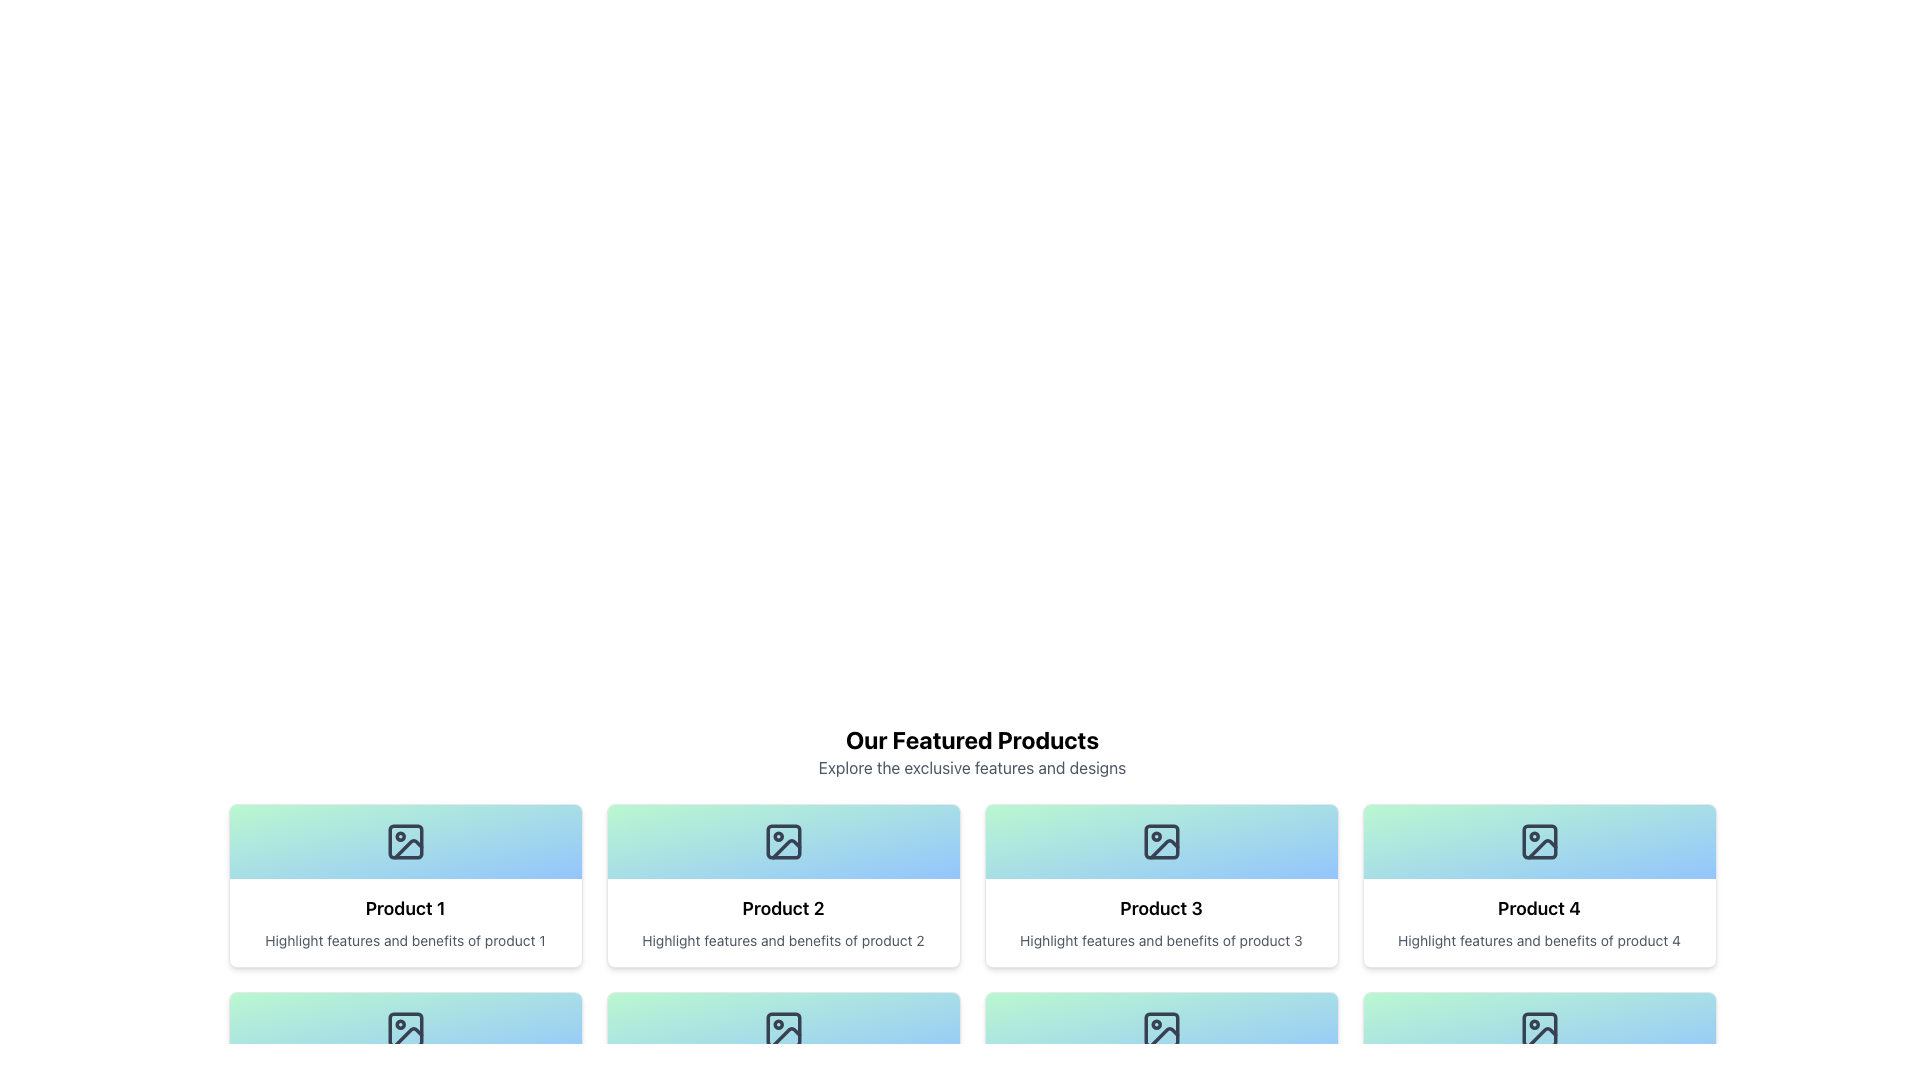 The width and height of the screenshot is (1920, 1080). What do you see at coordinates (782, 1029) in the screenshot?
I see `the transparent rectangle with rounded corners located inside the image icon in the second row, first column of the product cards grid in the 'Our Featured Products' section` at bounding box center [782, 1029].